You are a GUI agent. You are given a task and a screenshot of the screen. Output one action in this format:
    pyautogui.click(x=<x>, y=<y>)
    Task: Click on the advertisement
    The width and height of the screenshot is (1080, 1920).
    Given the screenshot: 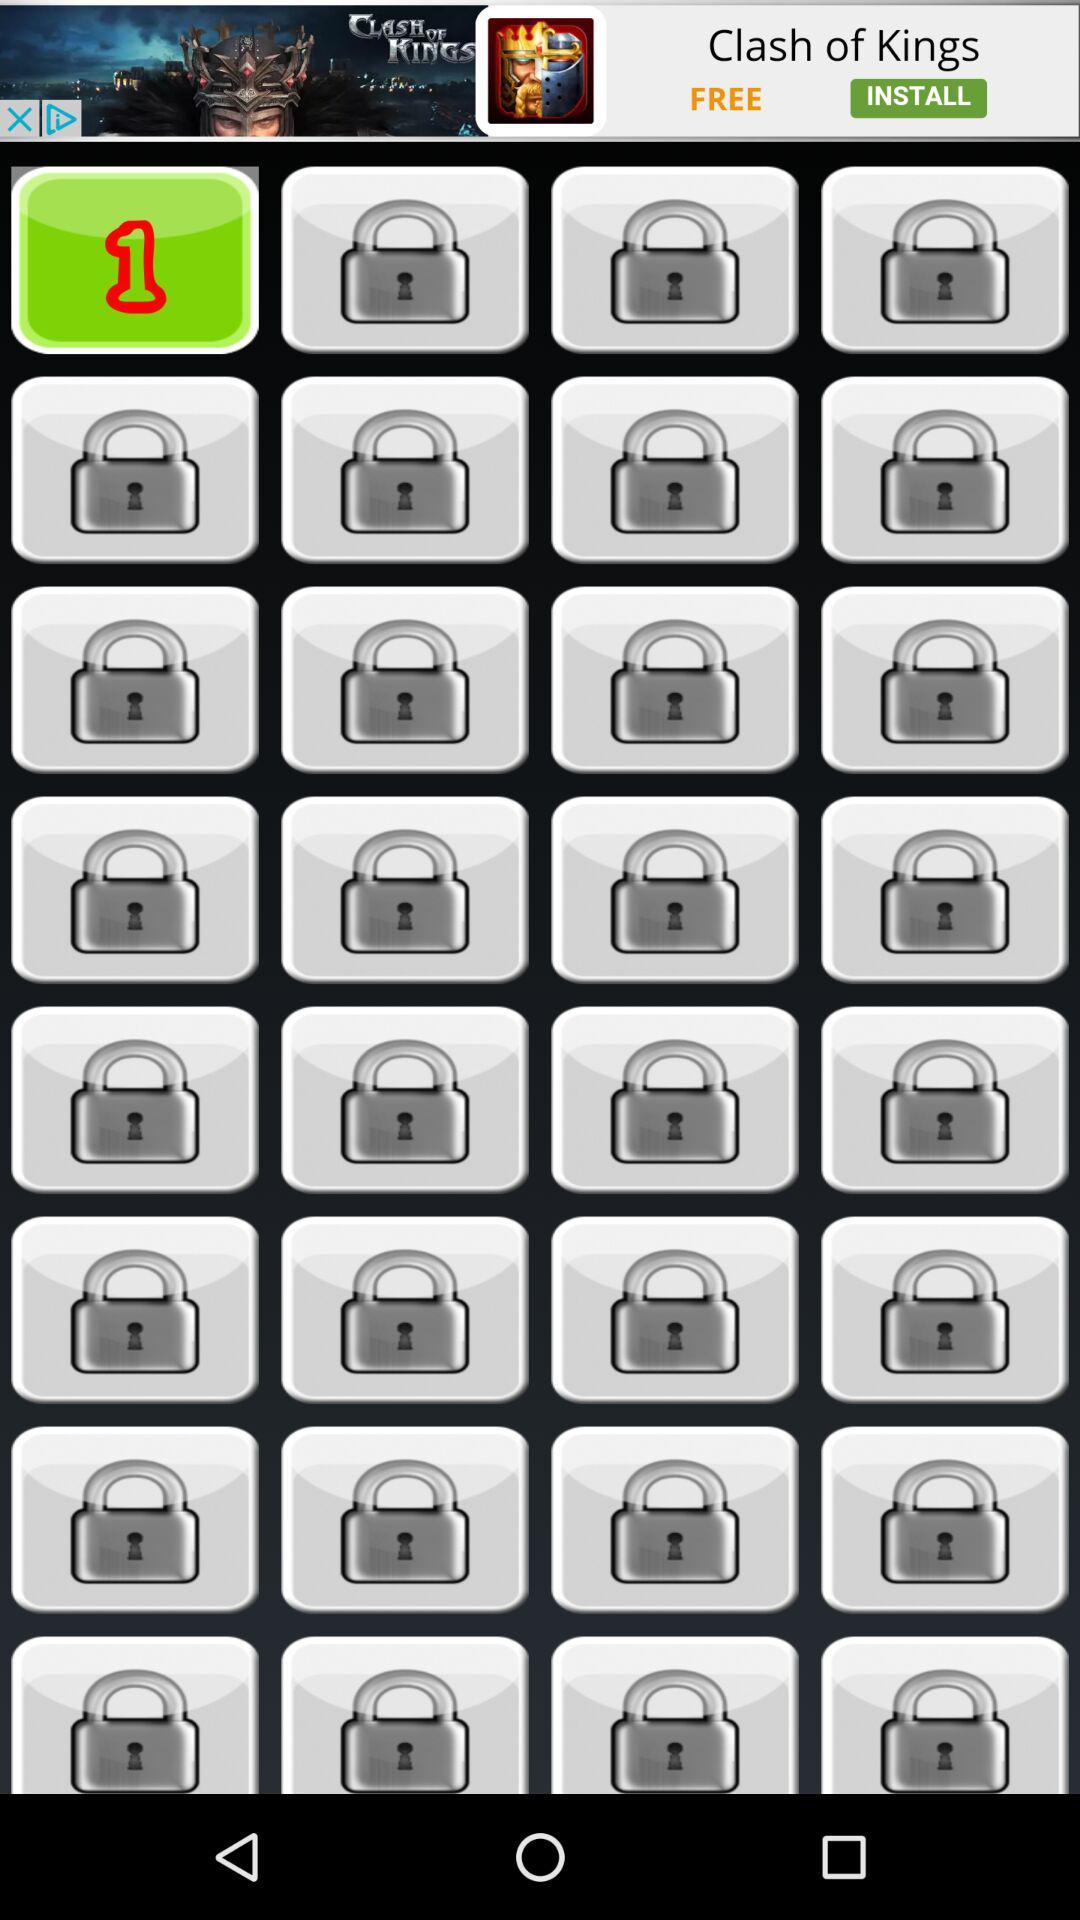 What is the action you would take?
    pyautogui.click(x=540, y=70)
    